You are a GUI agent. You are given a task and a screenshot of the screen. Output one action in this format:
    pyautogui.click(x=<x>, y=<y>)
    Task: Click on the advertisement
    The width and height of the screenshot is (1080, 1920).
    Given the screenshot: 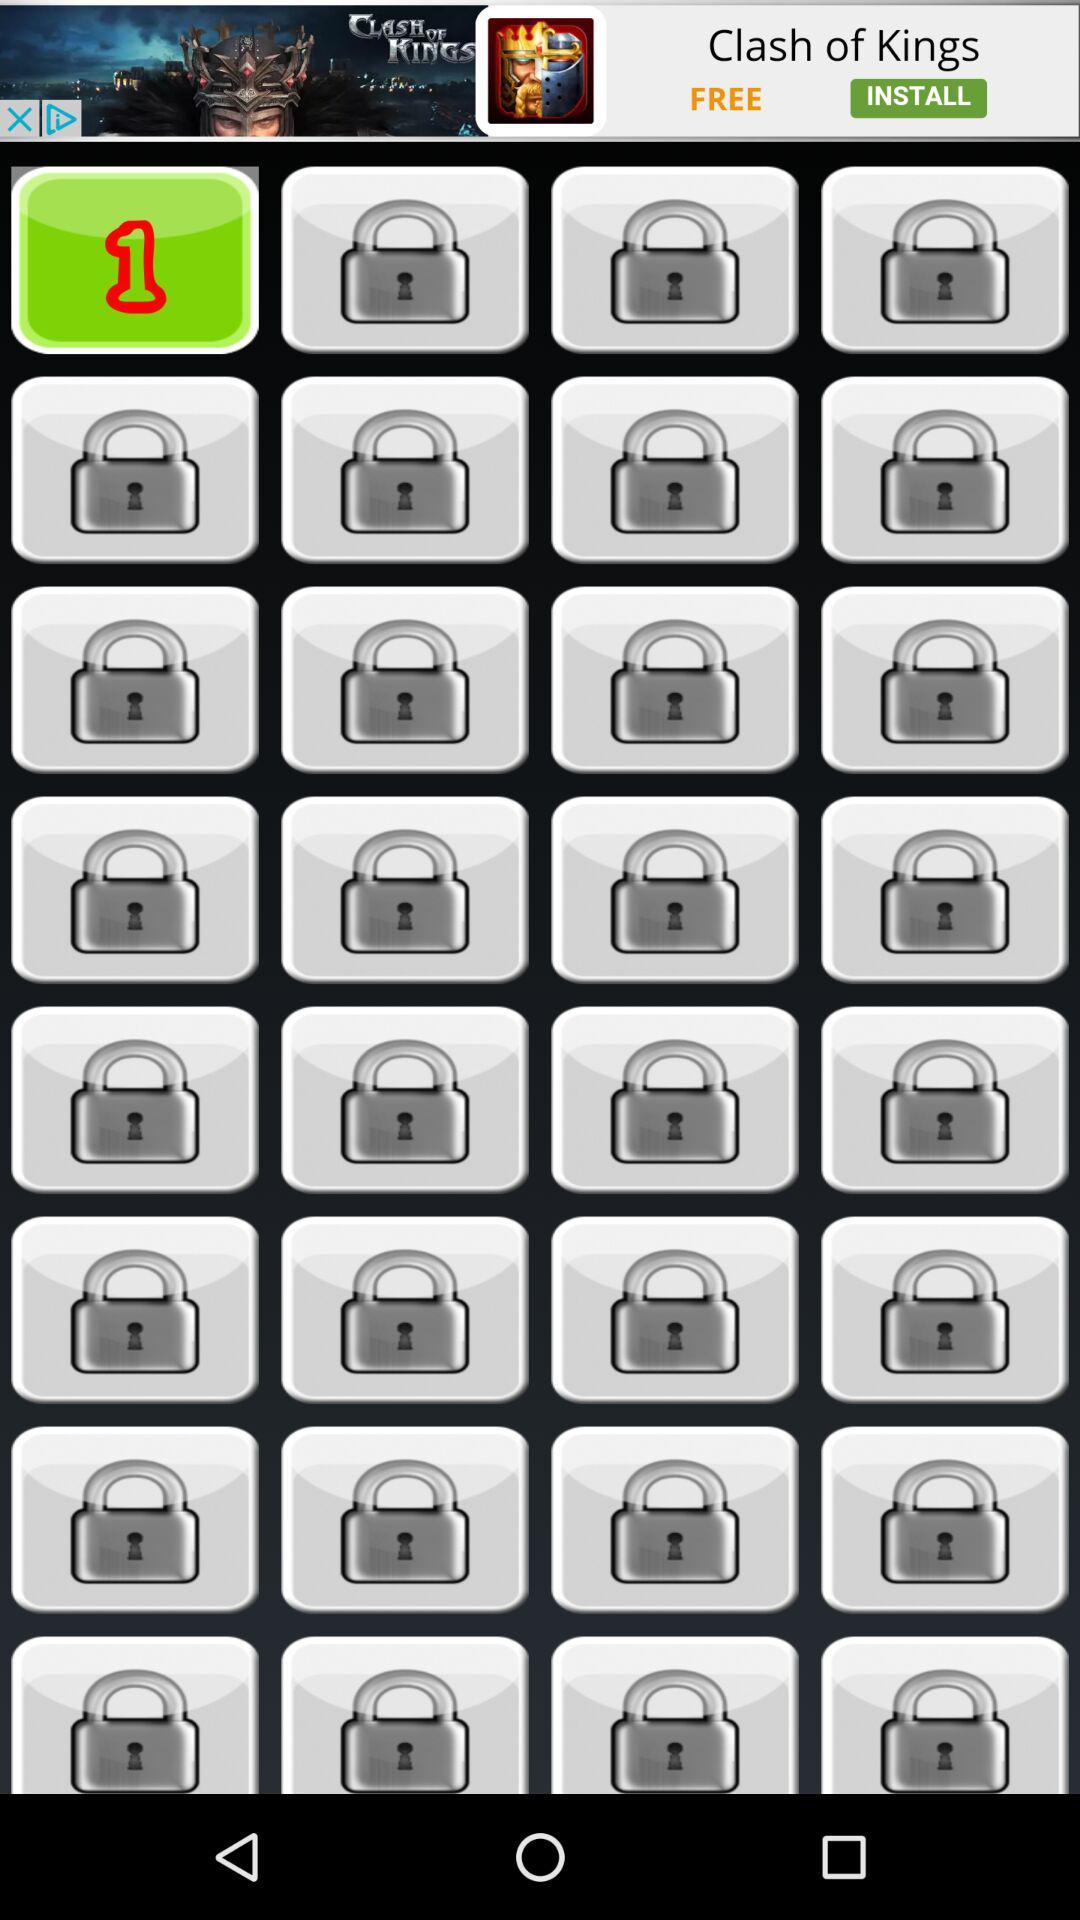 What is the action you would take?
    pyautogui.click(x=540, y=70)
    